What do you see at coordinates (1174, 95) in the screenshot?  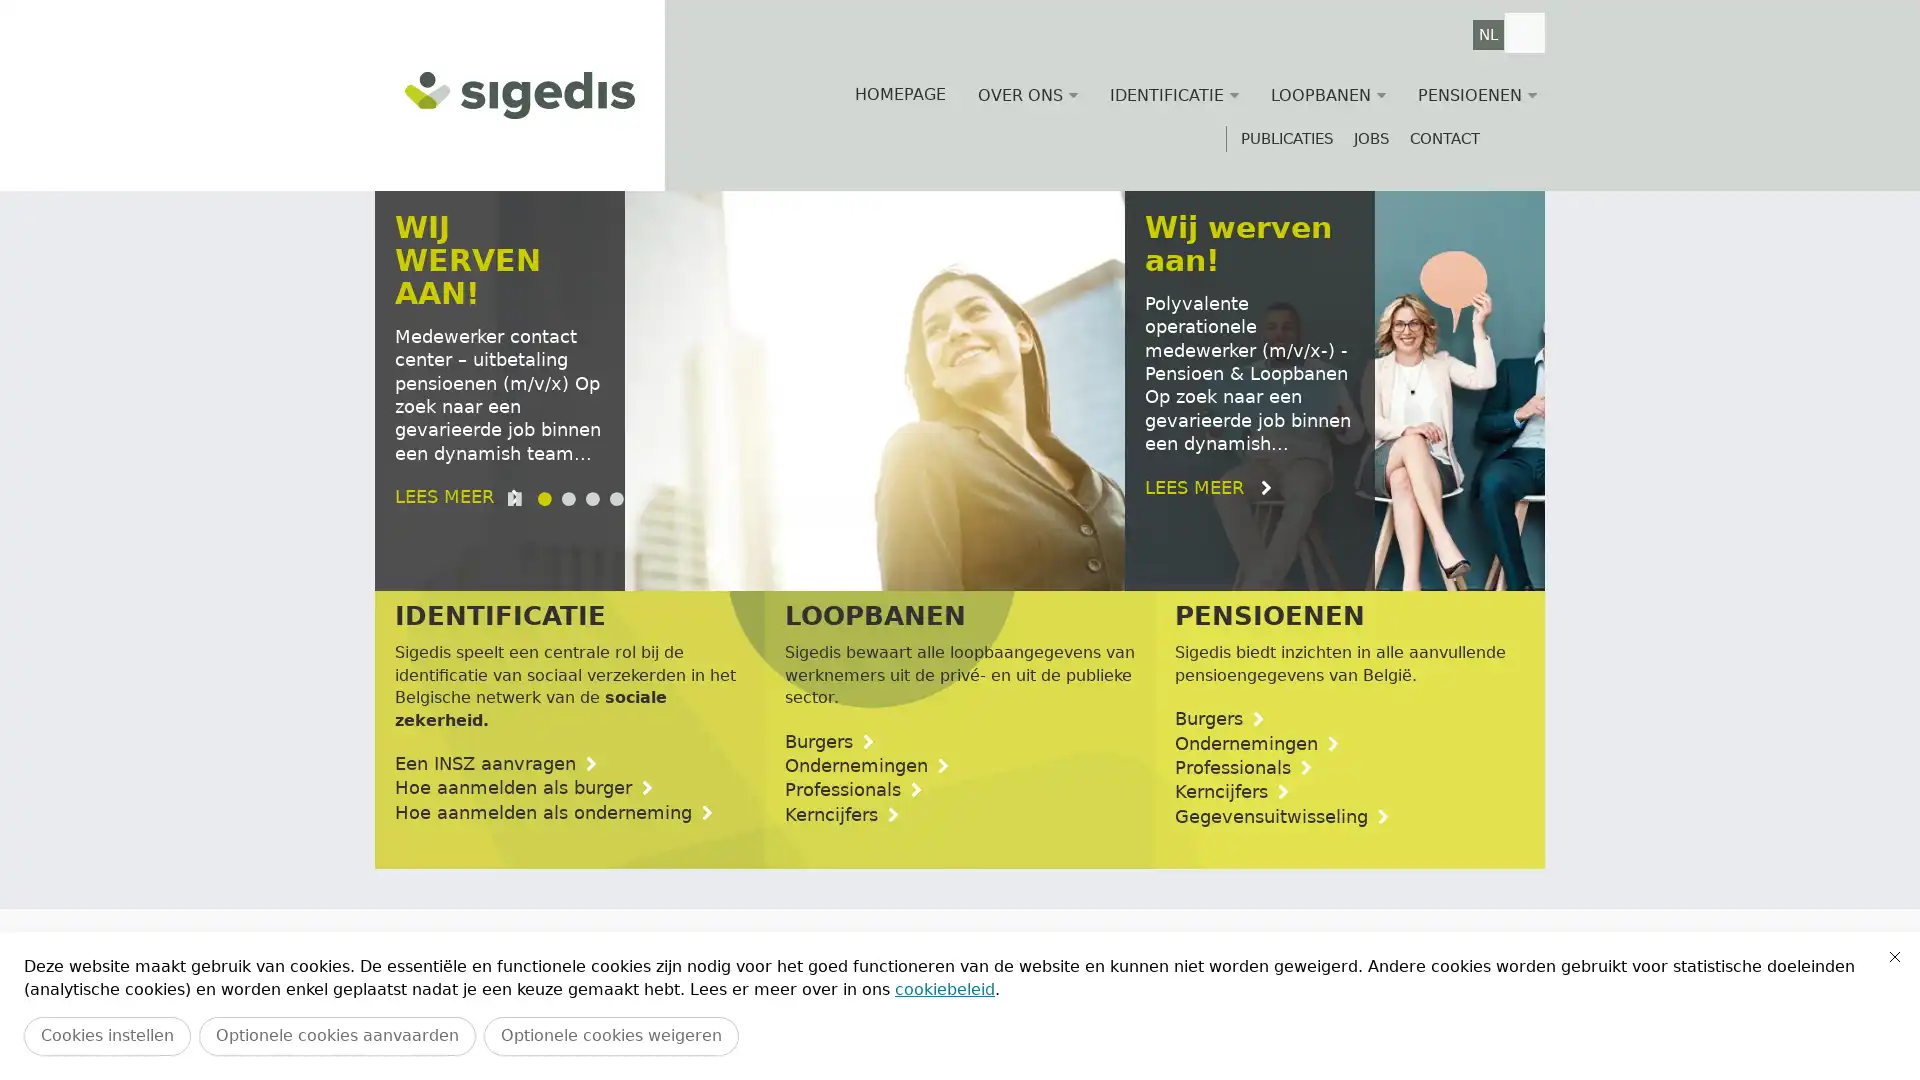 I see `IDENTIFICATIE` at bounding box center [1174, 95].